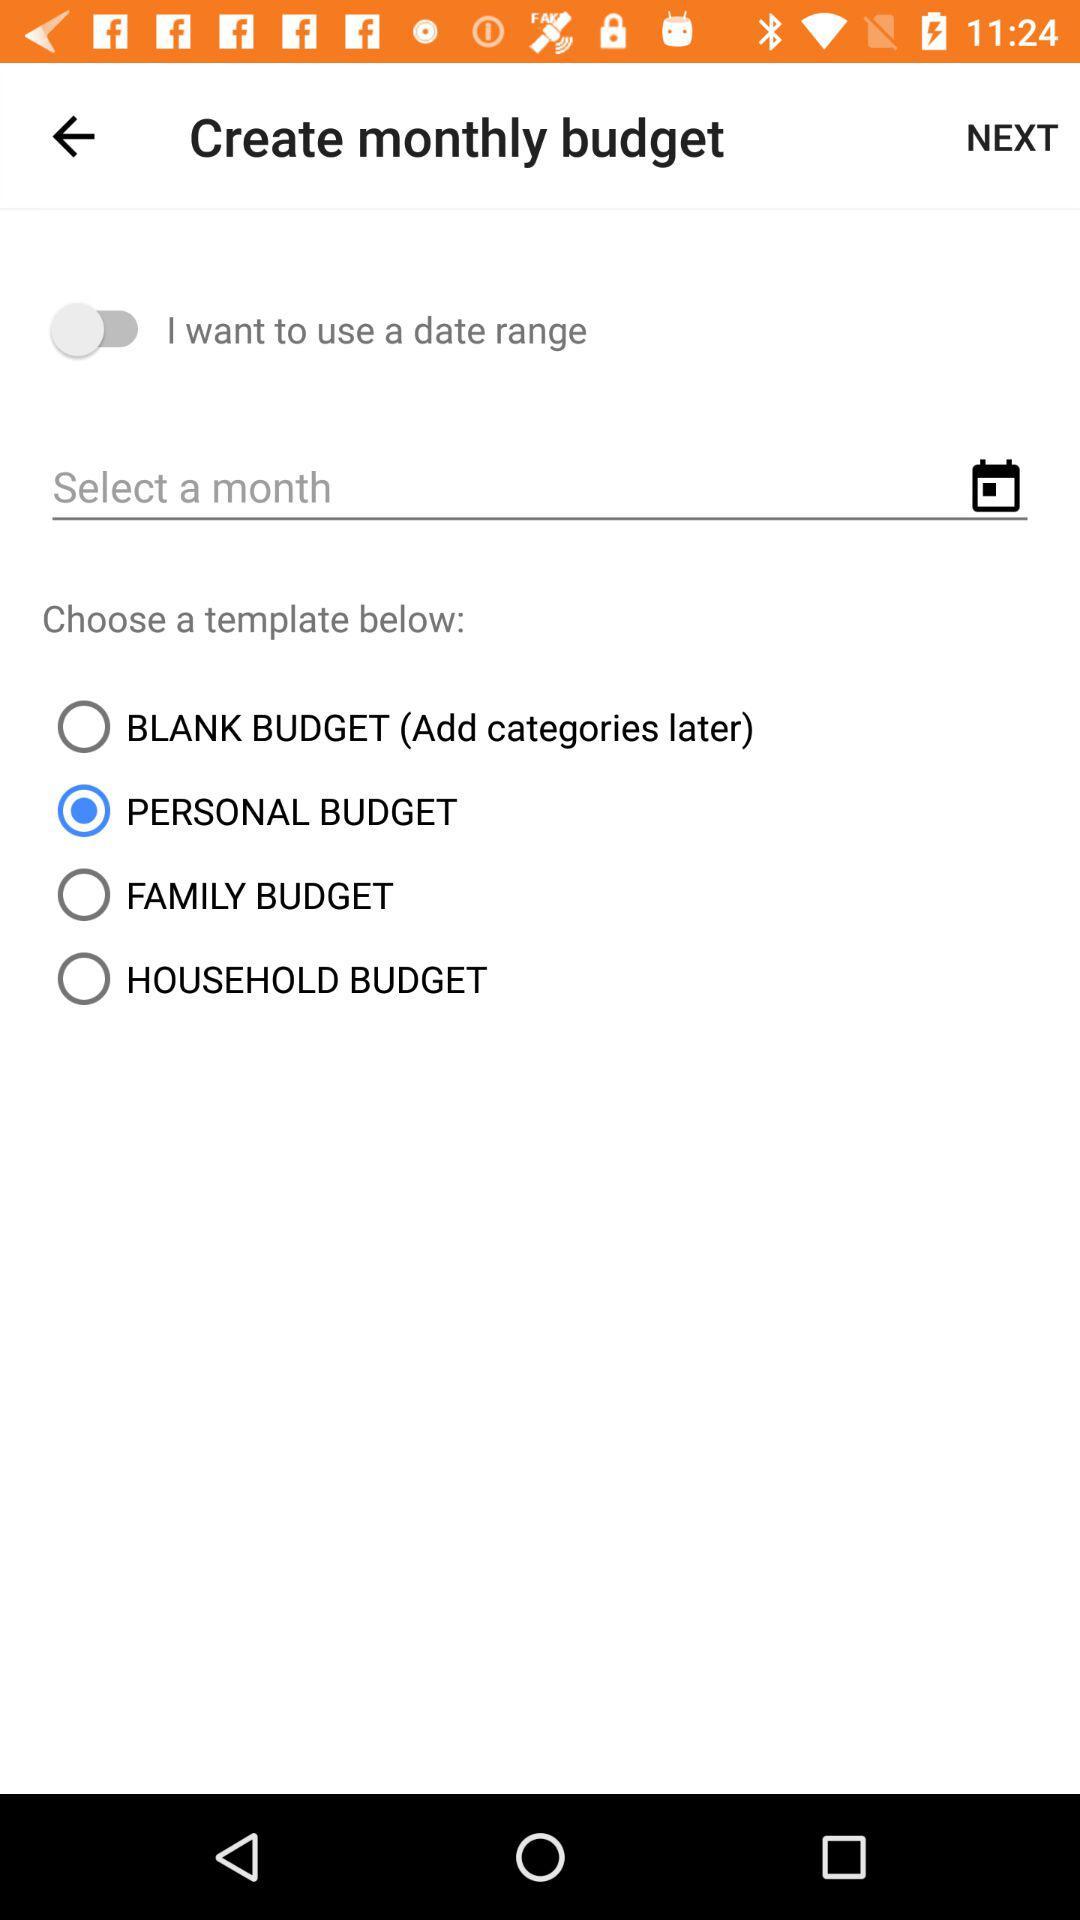 Image resolution: width=1080 pixels, height=1920 pixels. What do you see at coordinates (248, 810) in the screenshot?
I see `personal budget icon` at bounding box center [248, 810].